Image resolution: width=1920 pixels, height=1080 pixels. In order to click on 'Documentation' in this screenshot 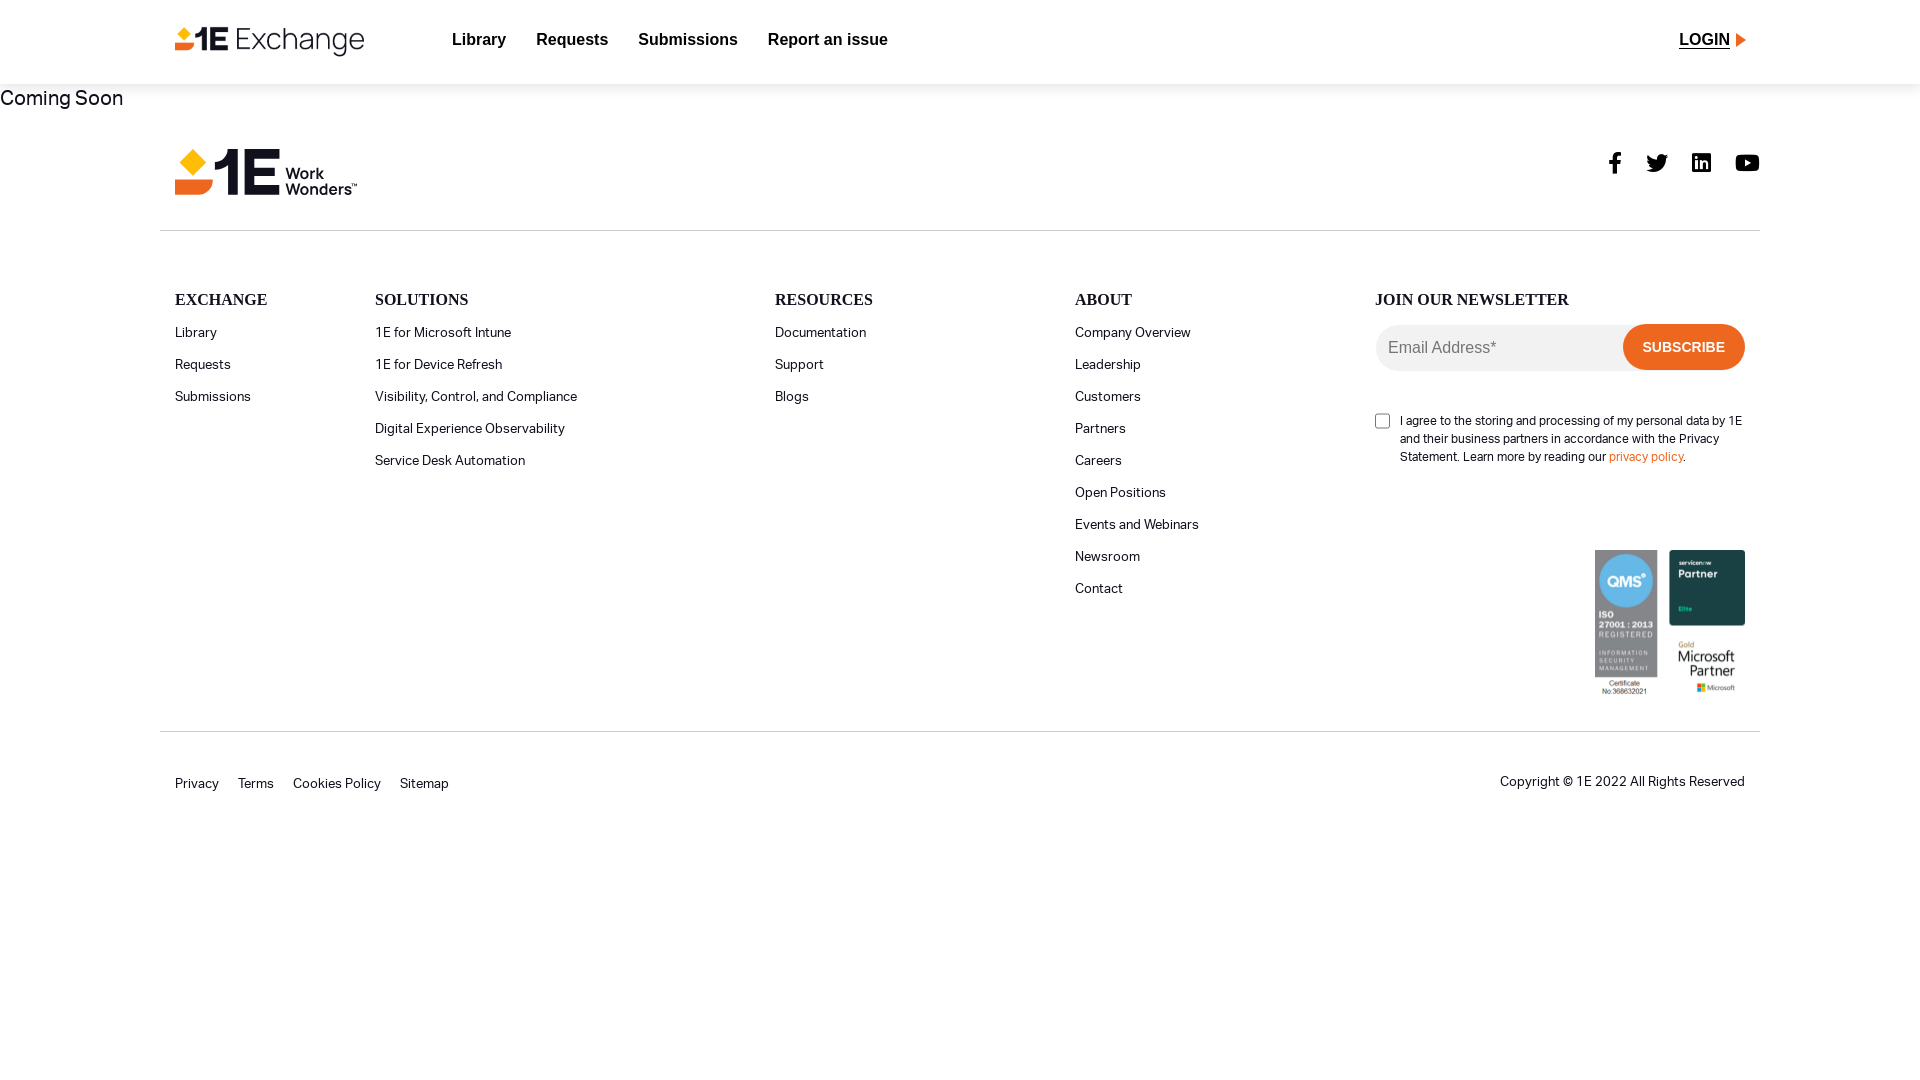, I will do `click(773, 332)`.